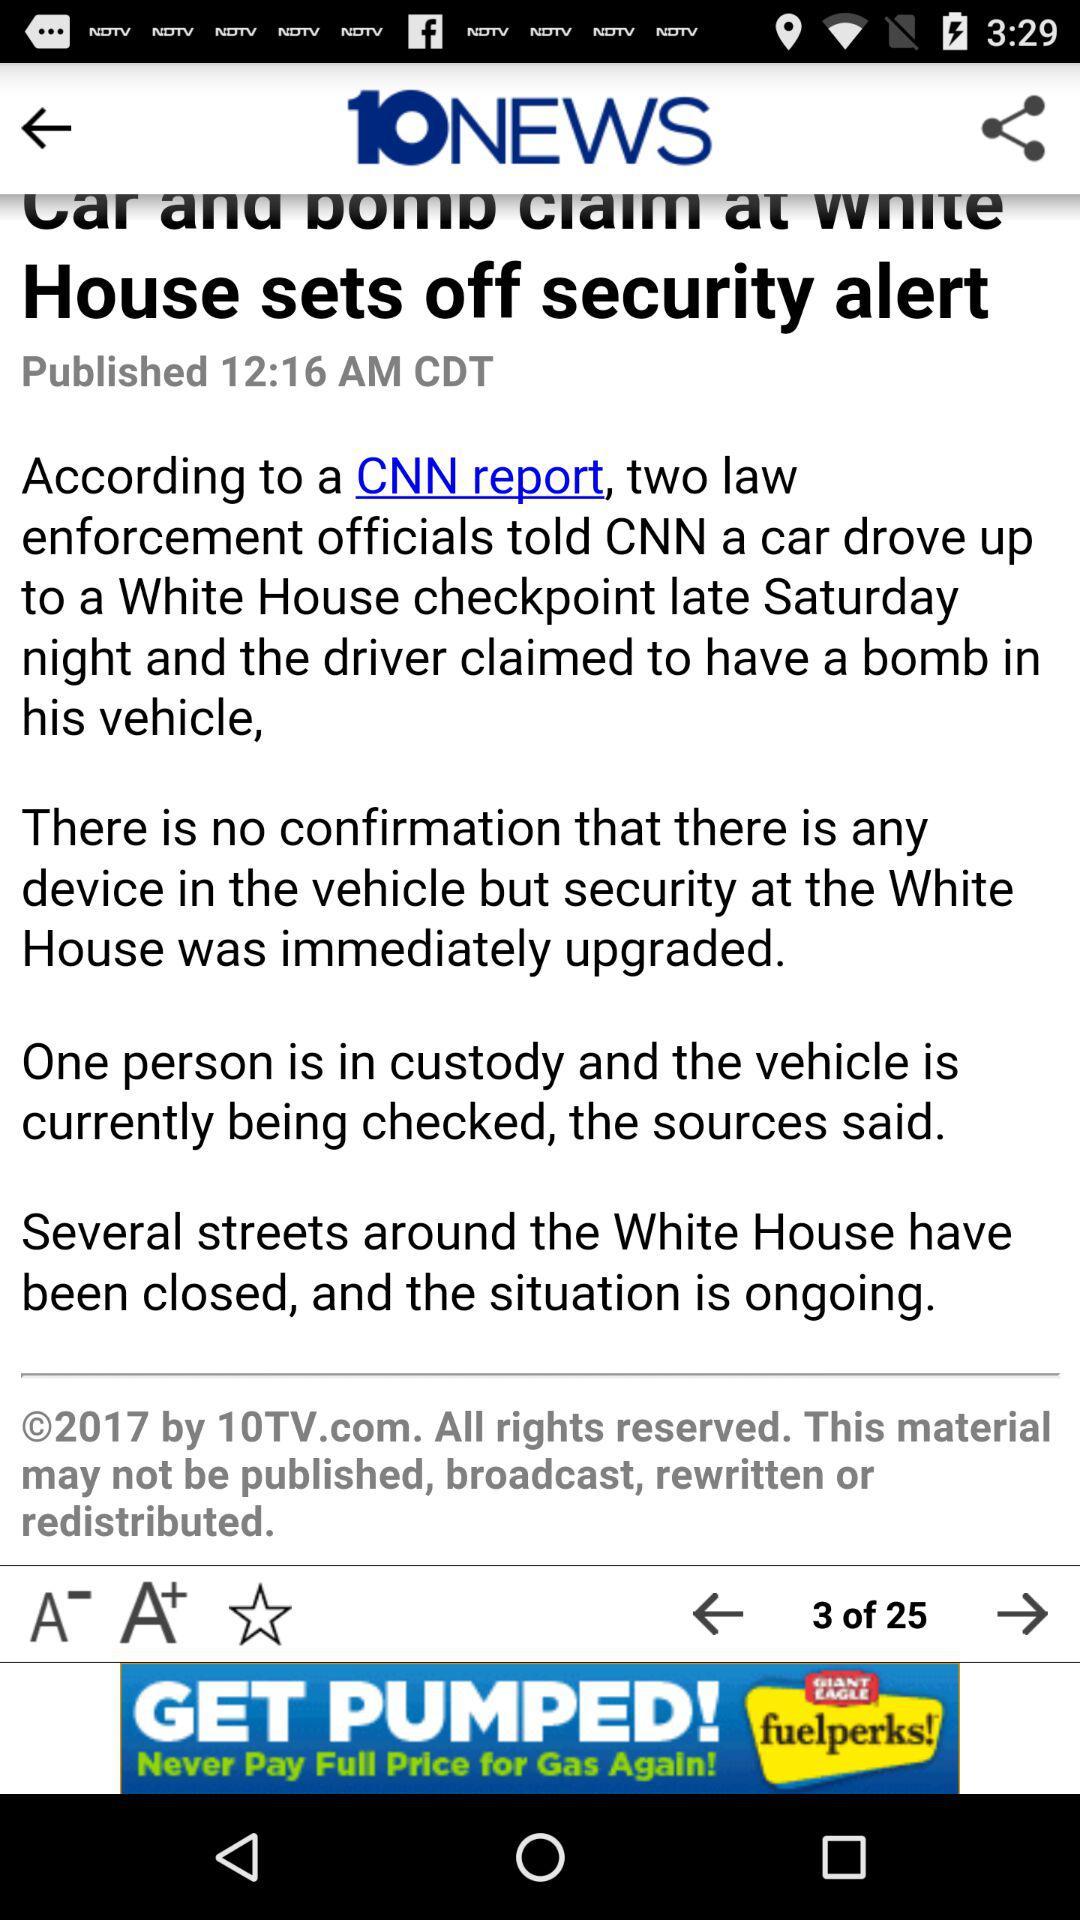 This screenshot has width=1080, height=1920. What do you see at coordinates (716, 1613) in the screenshot?
I see `go back` at bounding box center [716, 1613].